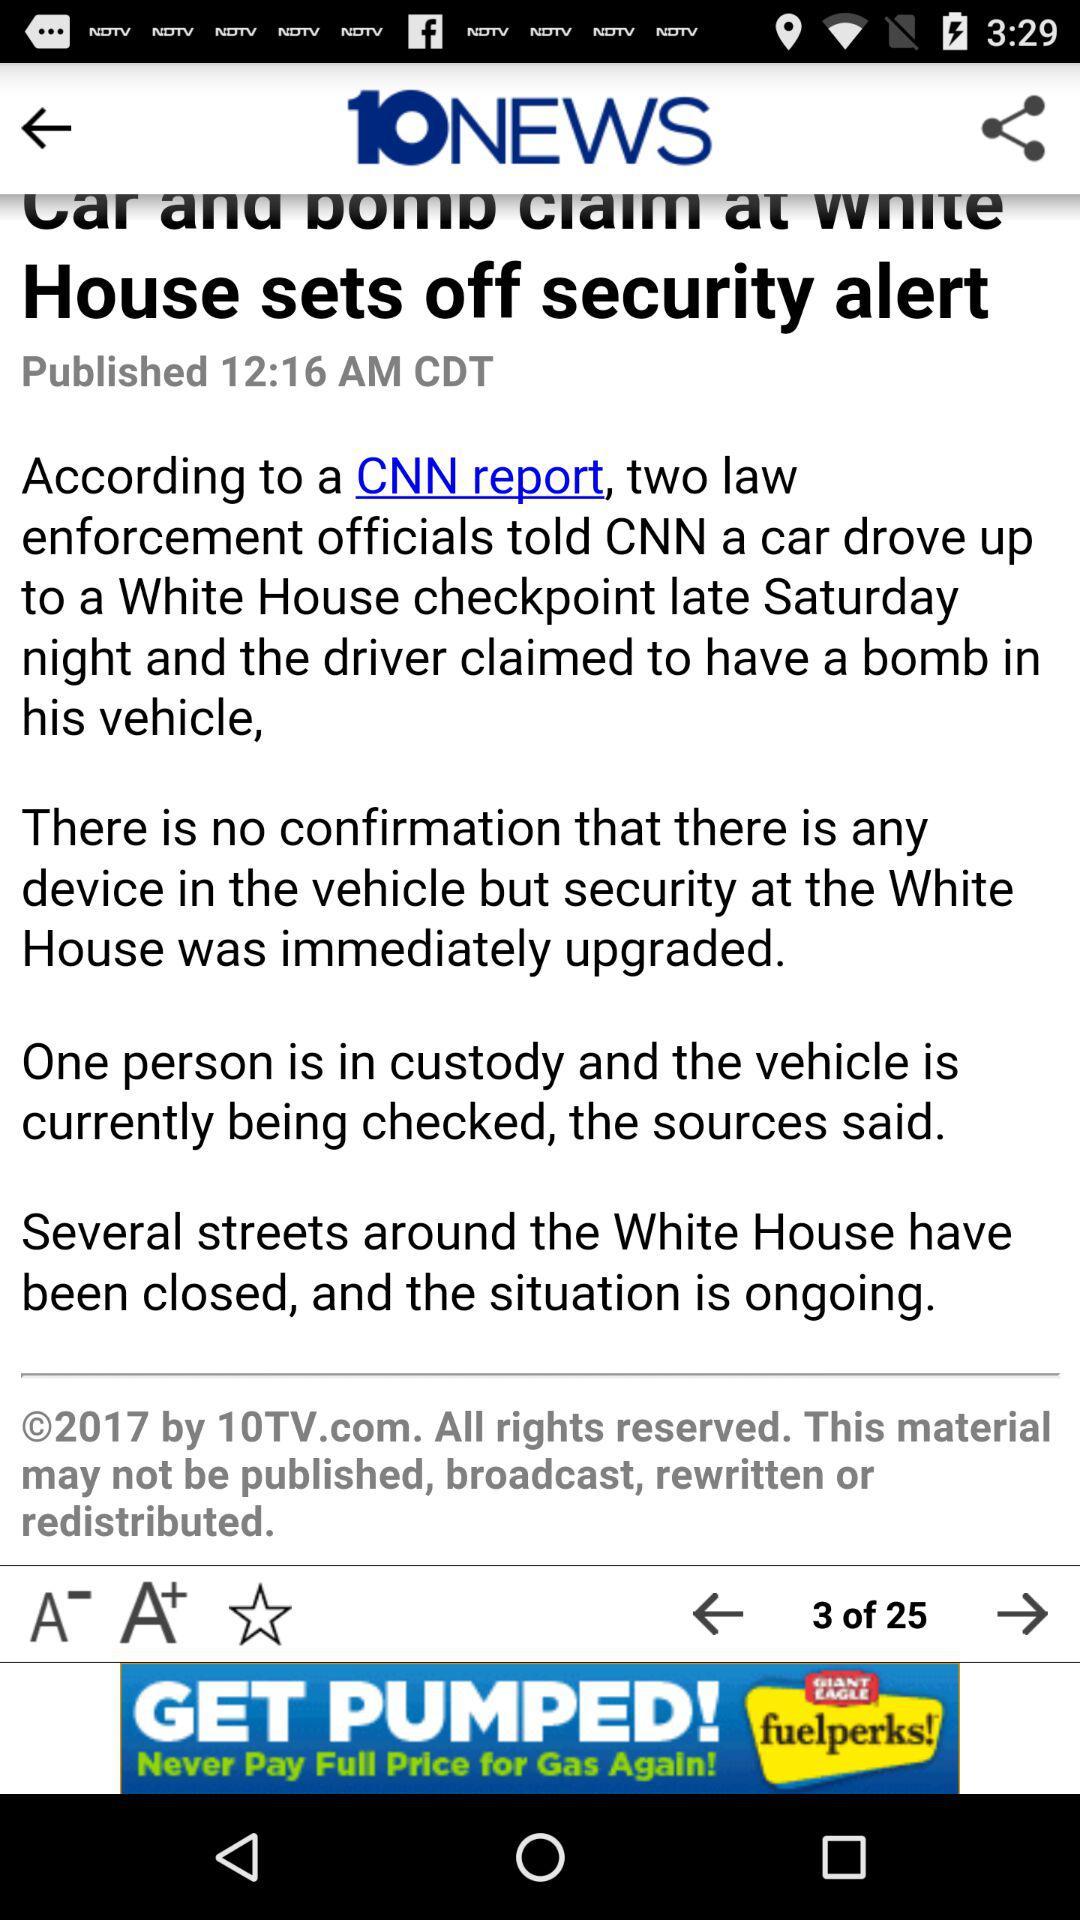 This screenshot has width=1080, height=1920. What do you see at coordinates (716, 1613) in the screenshot?
I see `go back` at bounding box center [716, 1613].